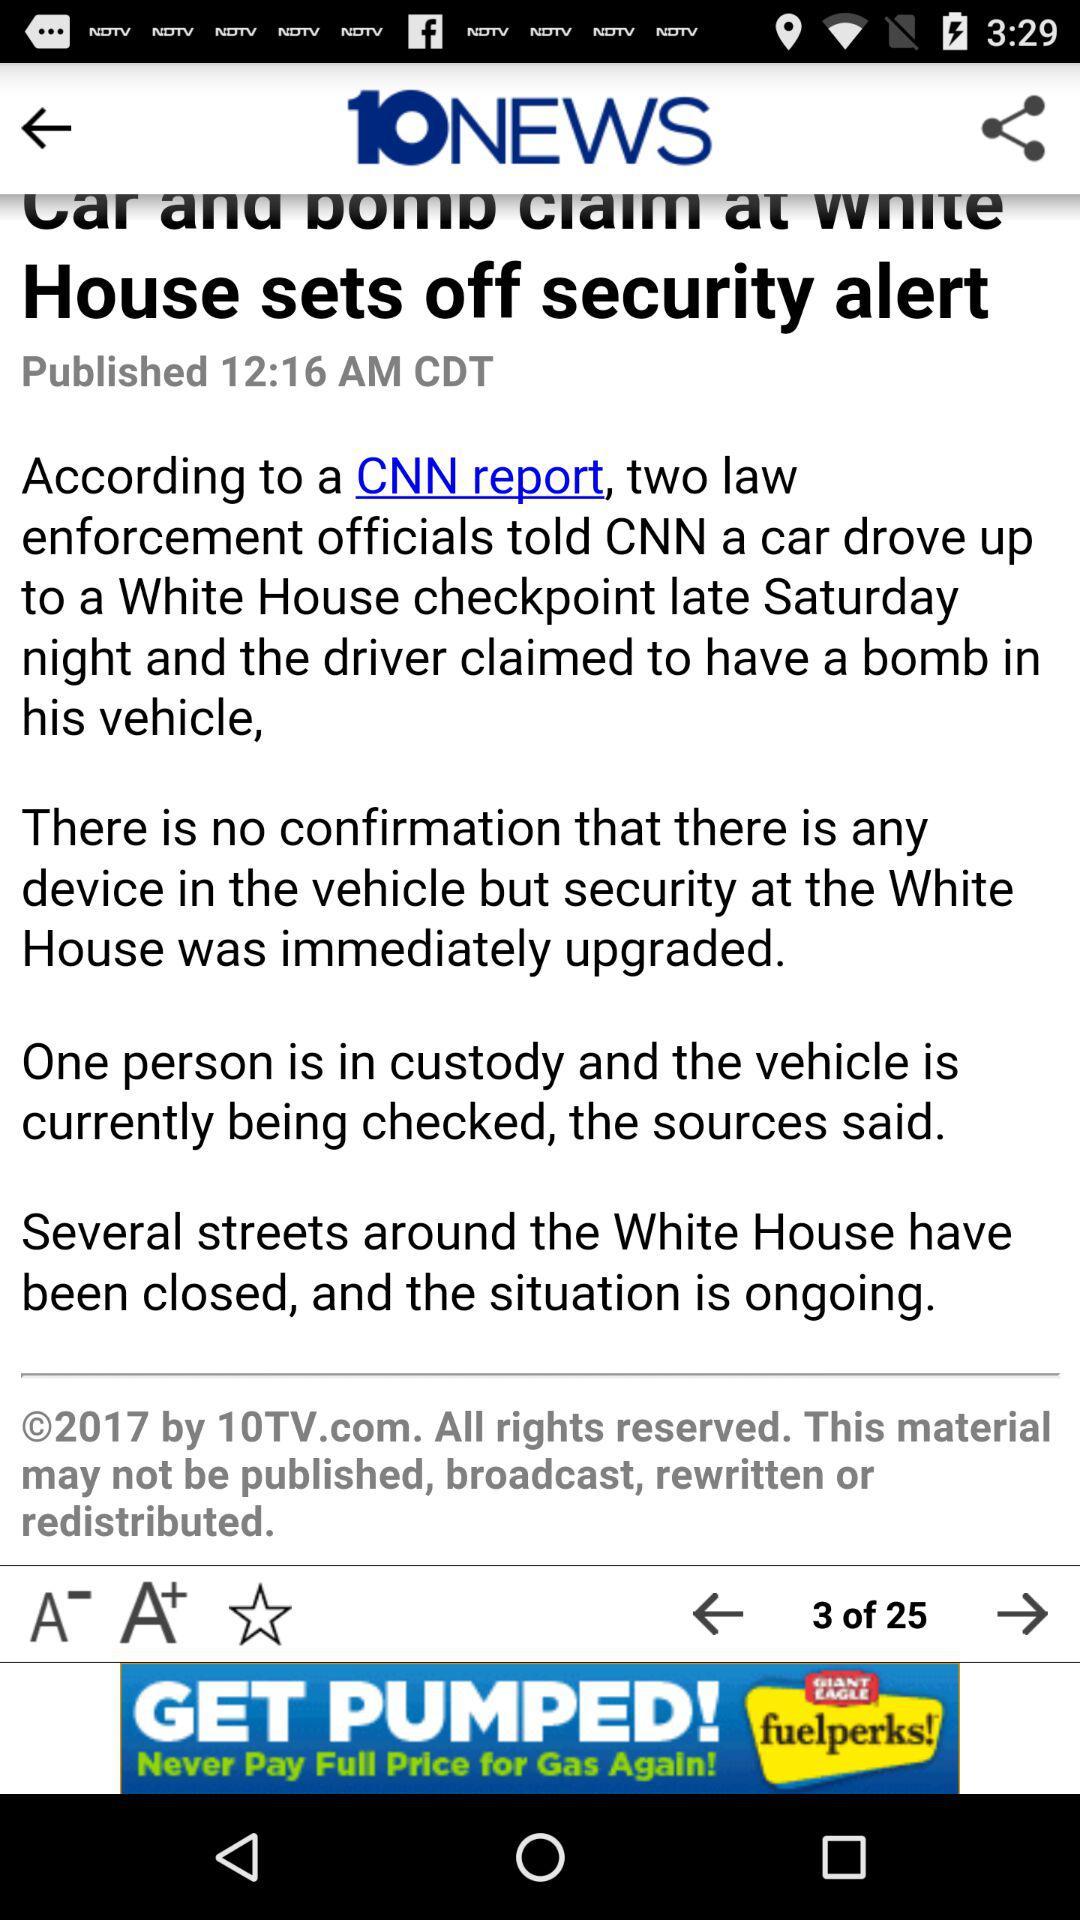 This screenshot has width=1080, height=1920. What do you see at coordinates (716, 1613) in the screenshot?
I see `go back` at bounding box center [716, 1613].